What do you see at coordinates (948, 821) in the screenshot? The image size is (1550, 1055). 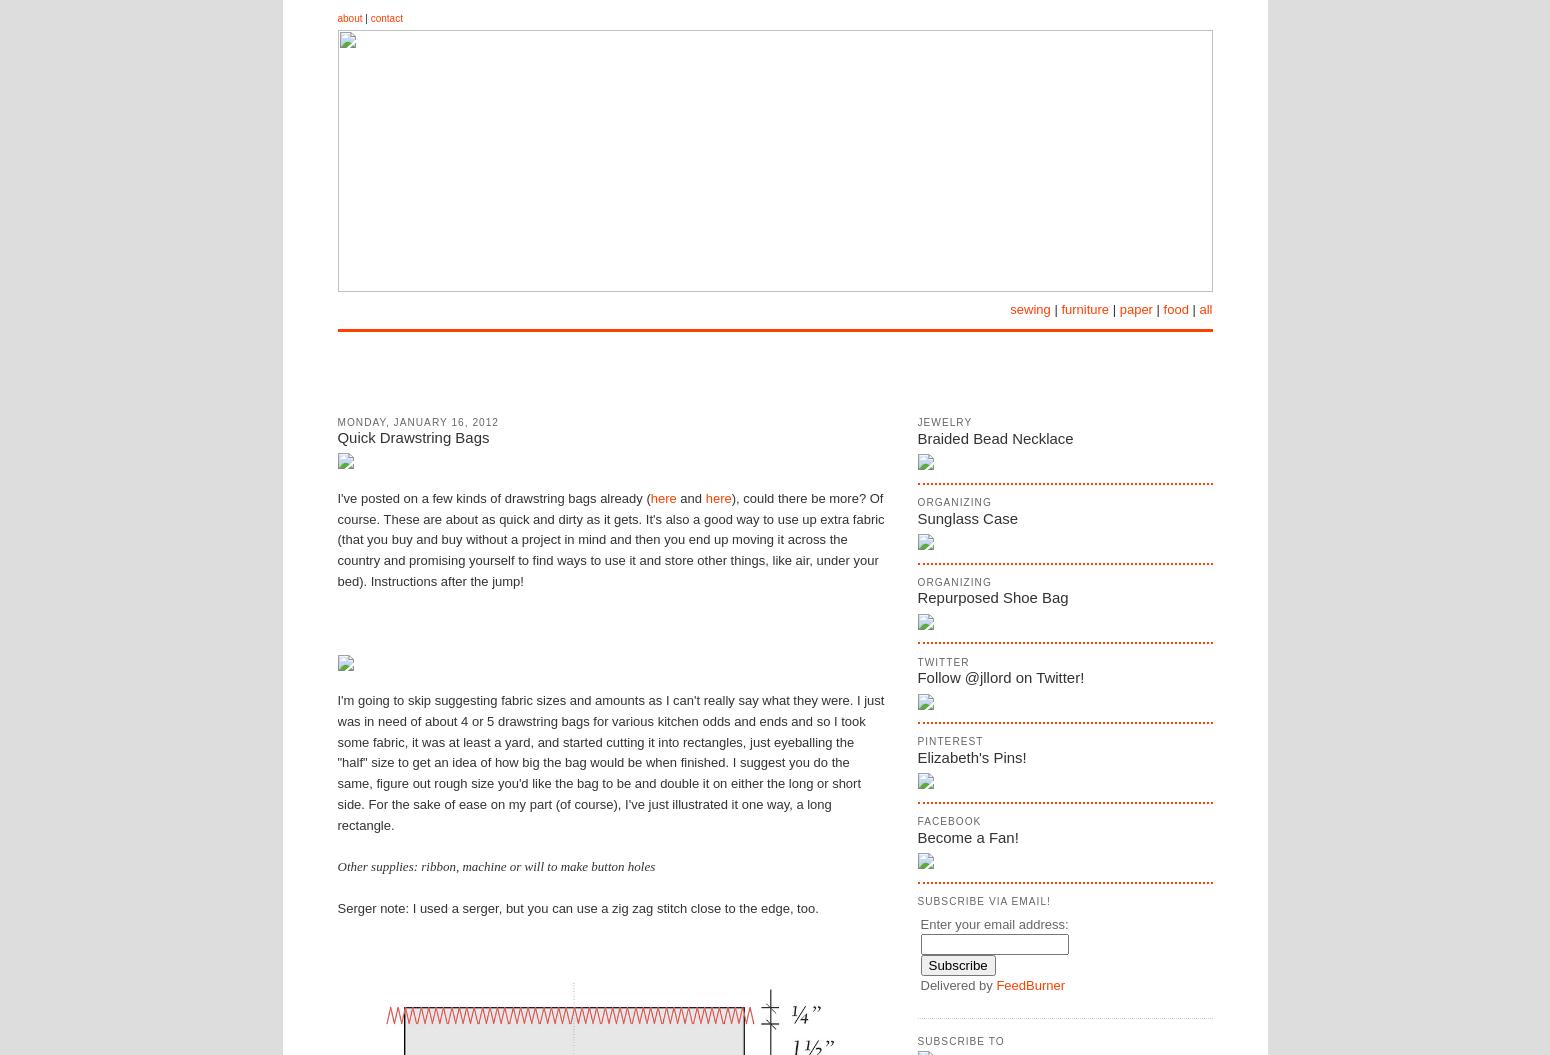 I see `'Facebook'` at bounding box center [948, 821].